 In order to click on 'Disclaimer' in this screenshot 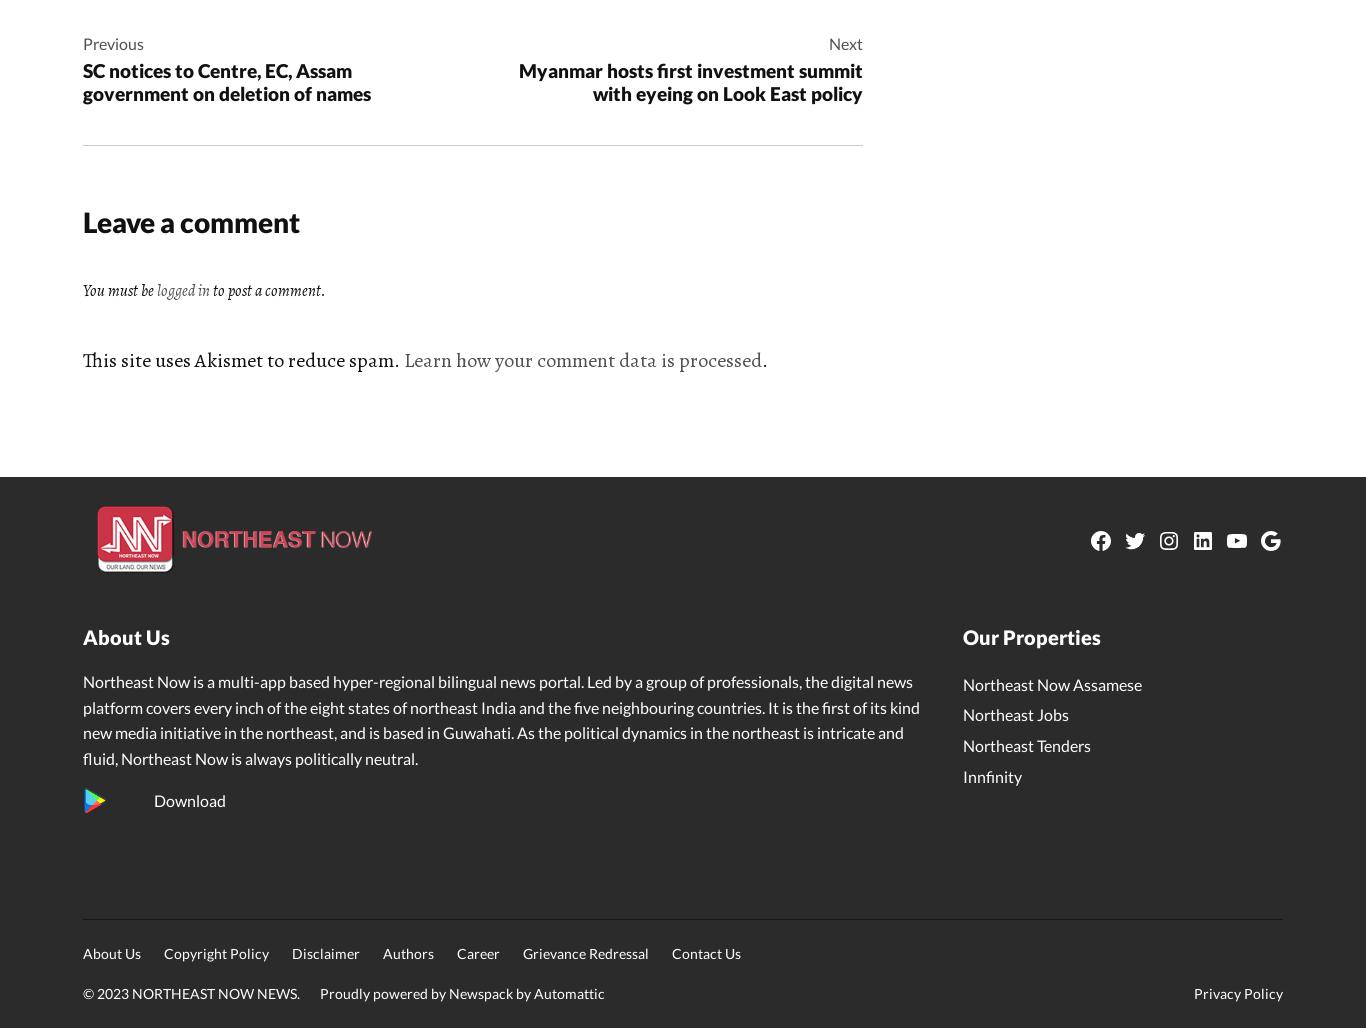, I will do `click(292, 952)`.